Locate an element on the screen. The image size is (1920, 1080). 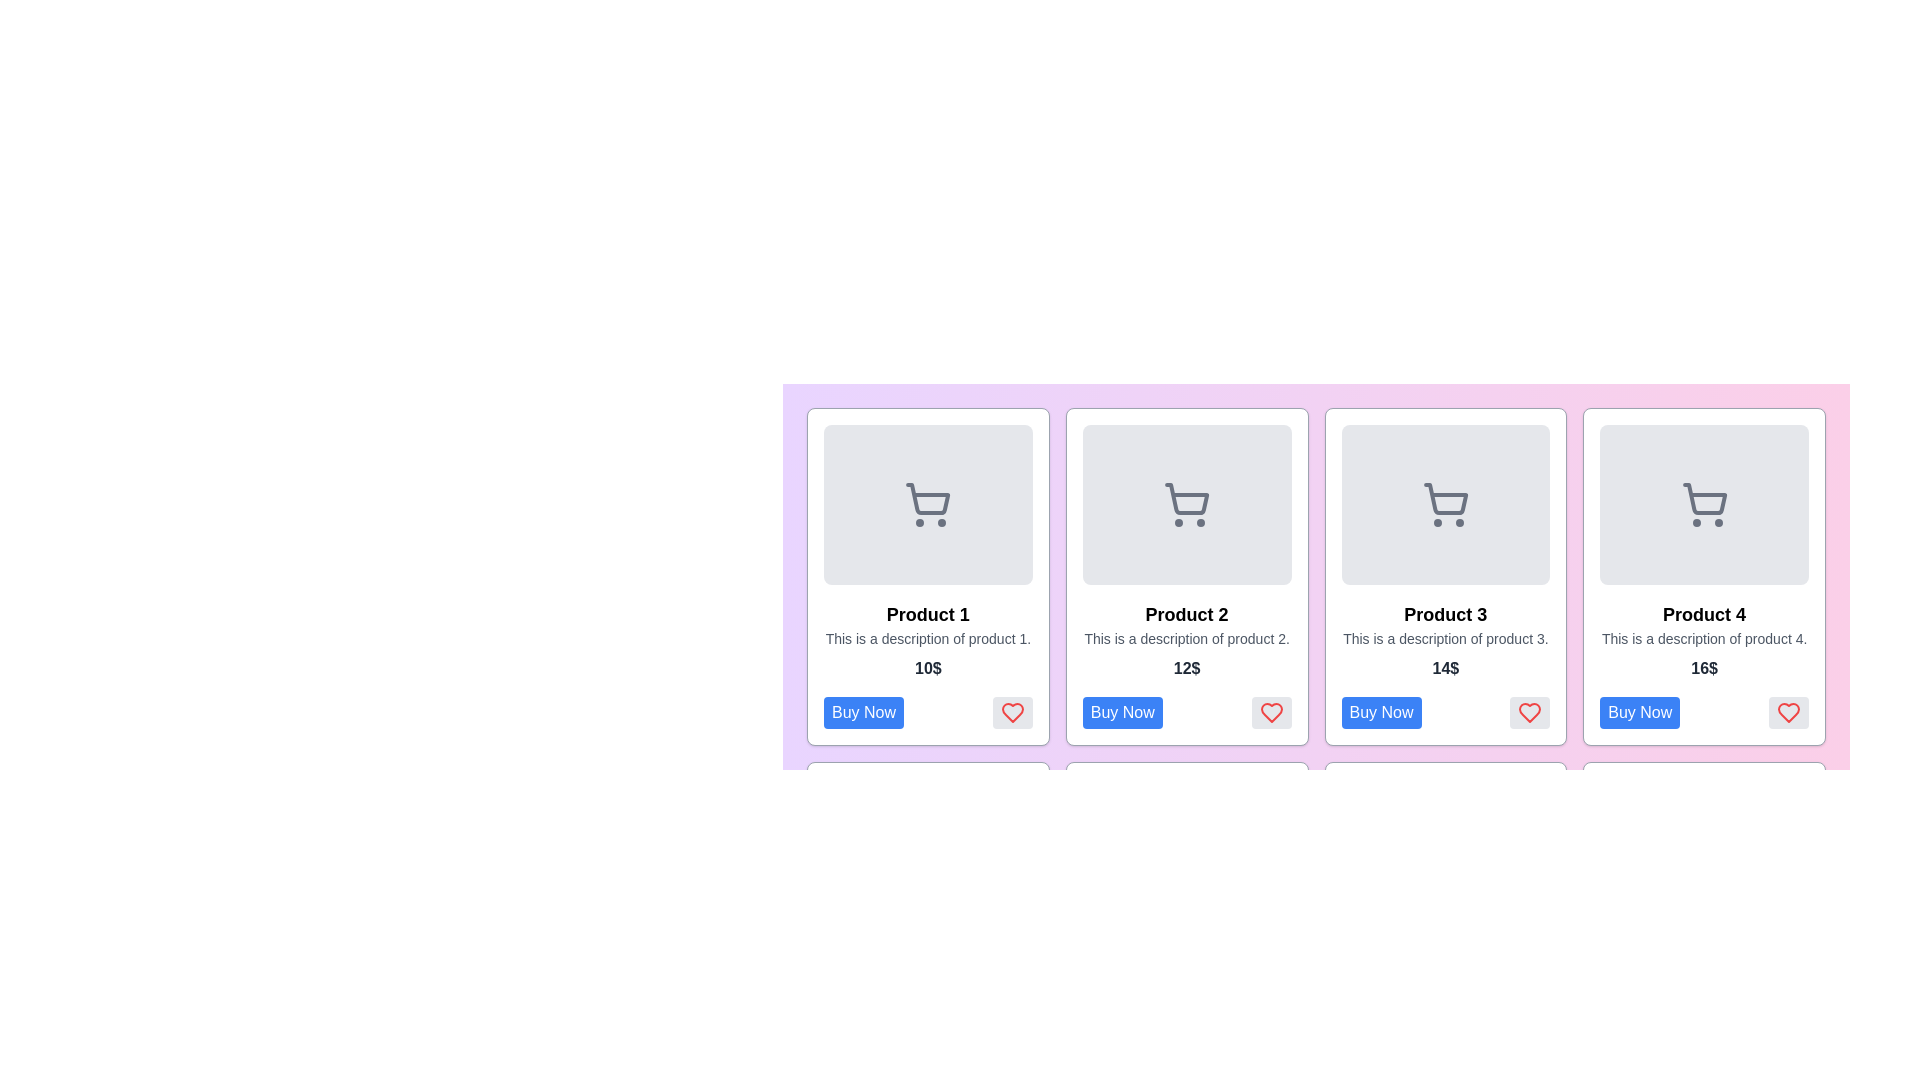
the text snippet reading 'This is a description of product 2.' located centrally within the card component for 'Product 2', which is positioned below the title 'Product 2' and above the price and 'Buy Now' button is located at coordinates (1187, 639).